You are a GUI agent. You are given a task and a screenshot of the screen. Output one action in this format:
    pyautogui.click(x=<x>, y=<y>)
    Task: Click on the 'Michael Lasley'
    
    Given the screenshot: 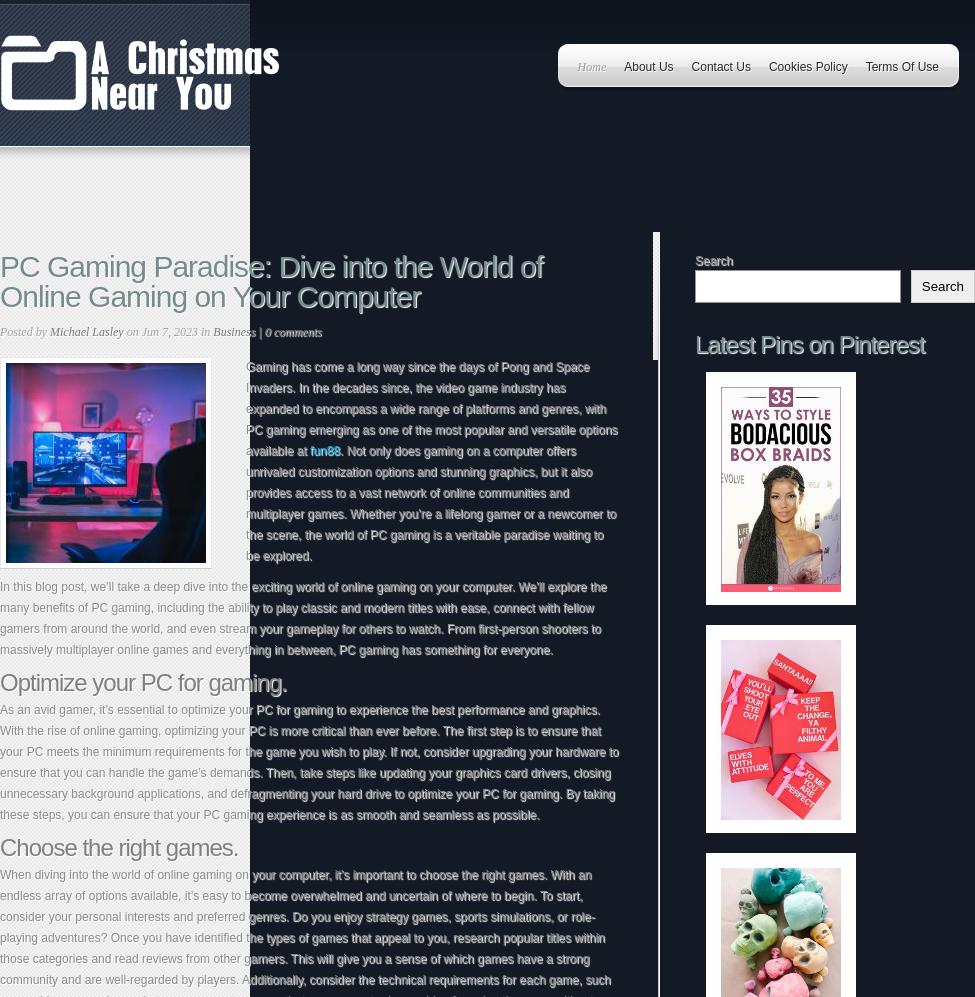 What is the action you would take?
    pyautogui.click(x=86, y=331)
    